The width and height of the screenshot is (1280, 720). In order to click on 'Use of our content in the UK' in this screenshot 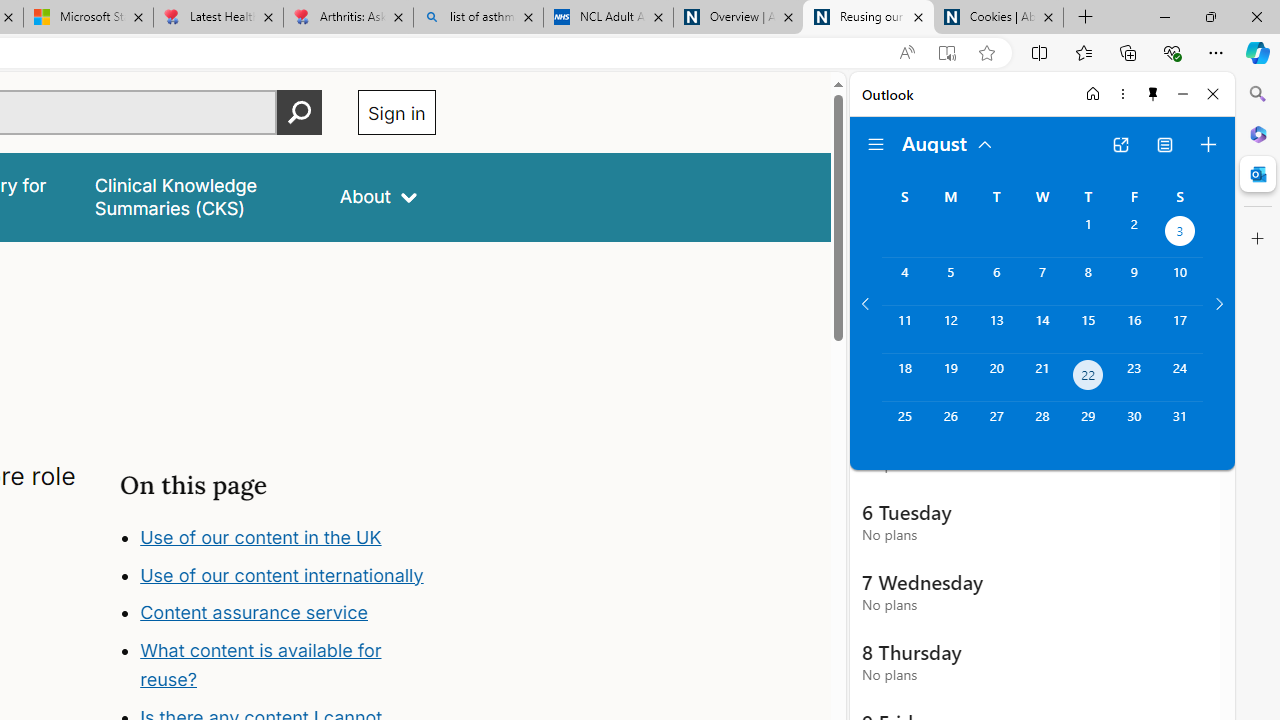, I will do `click(259, 536)`.